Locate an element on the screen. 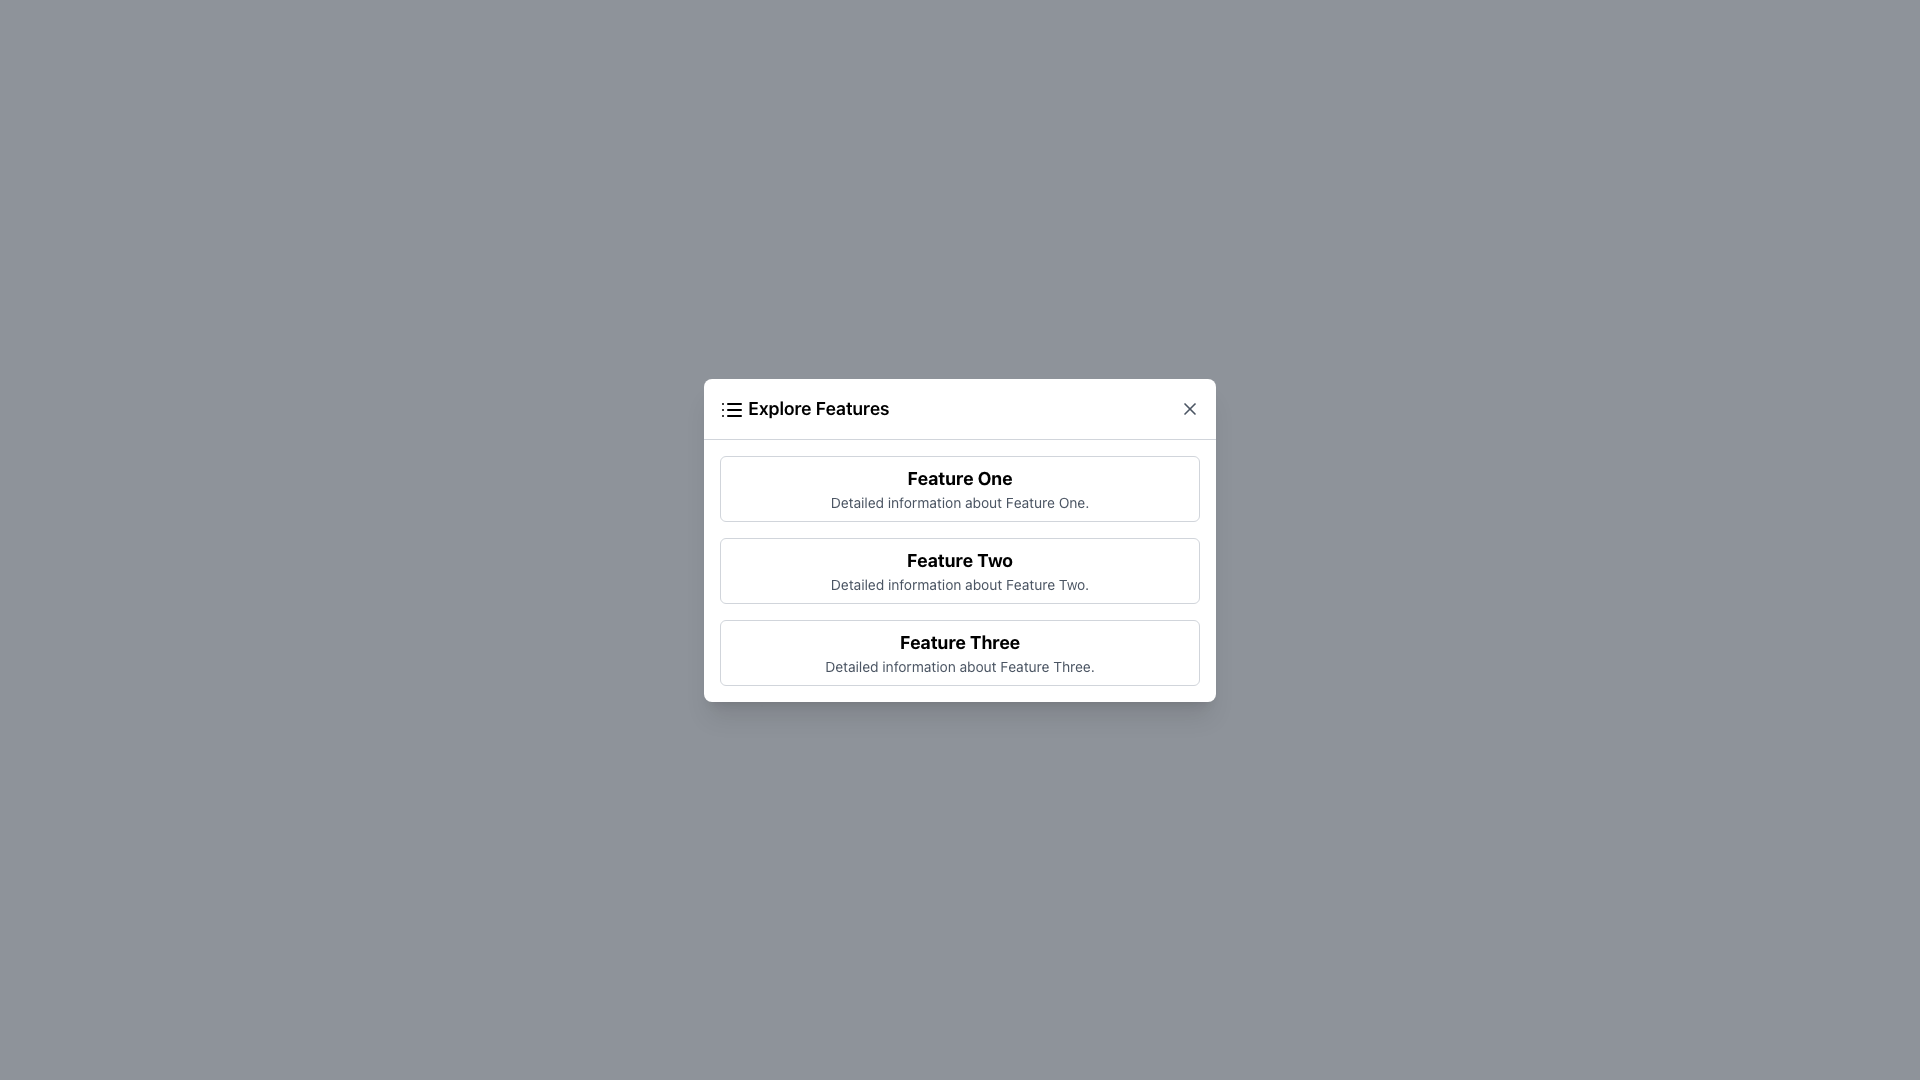  the List component that presents detailed entries for 'Feature One,' 'Feature Two,' and 'Feature Three' within the 'Explore Features' section is located at coordinates (960, 570).